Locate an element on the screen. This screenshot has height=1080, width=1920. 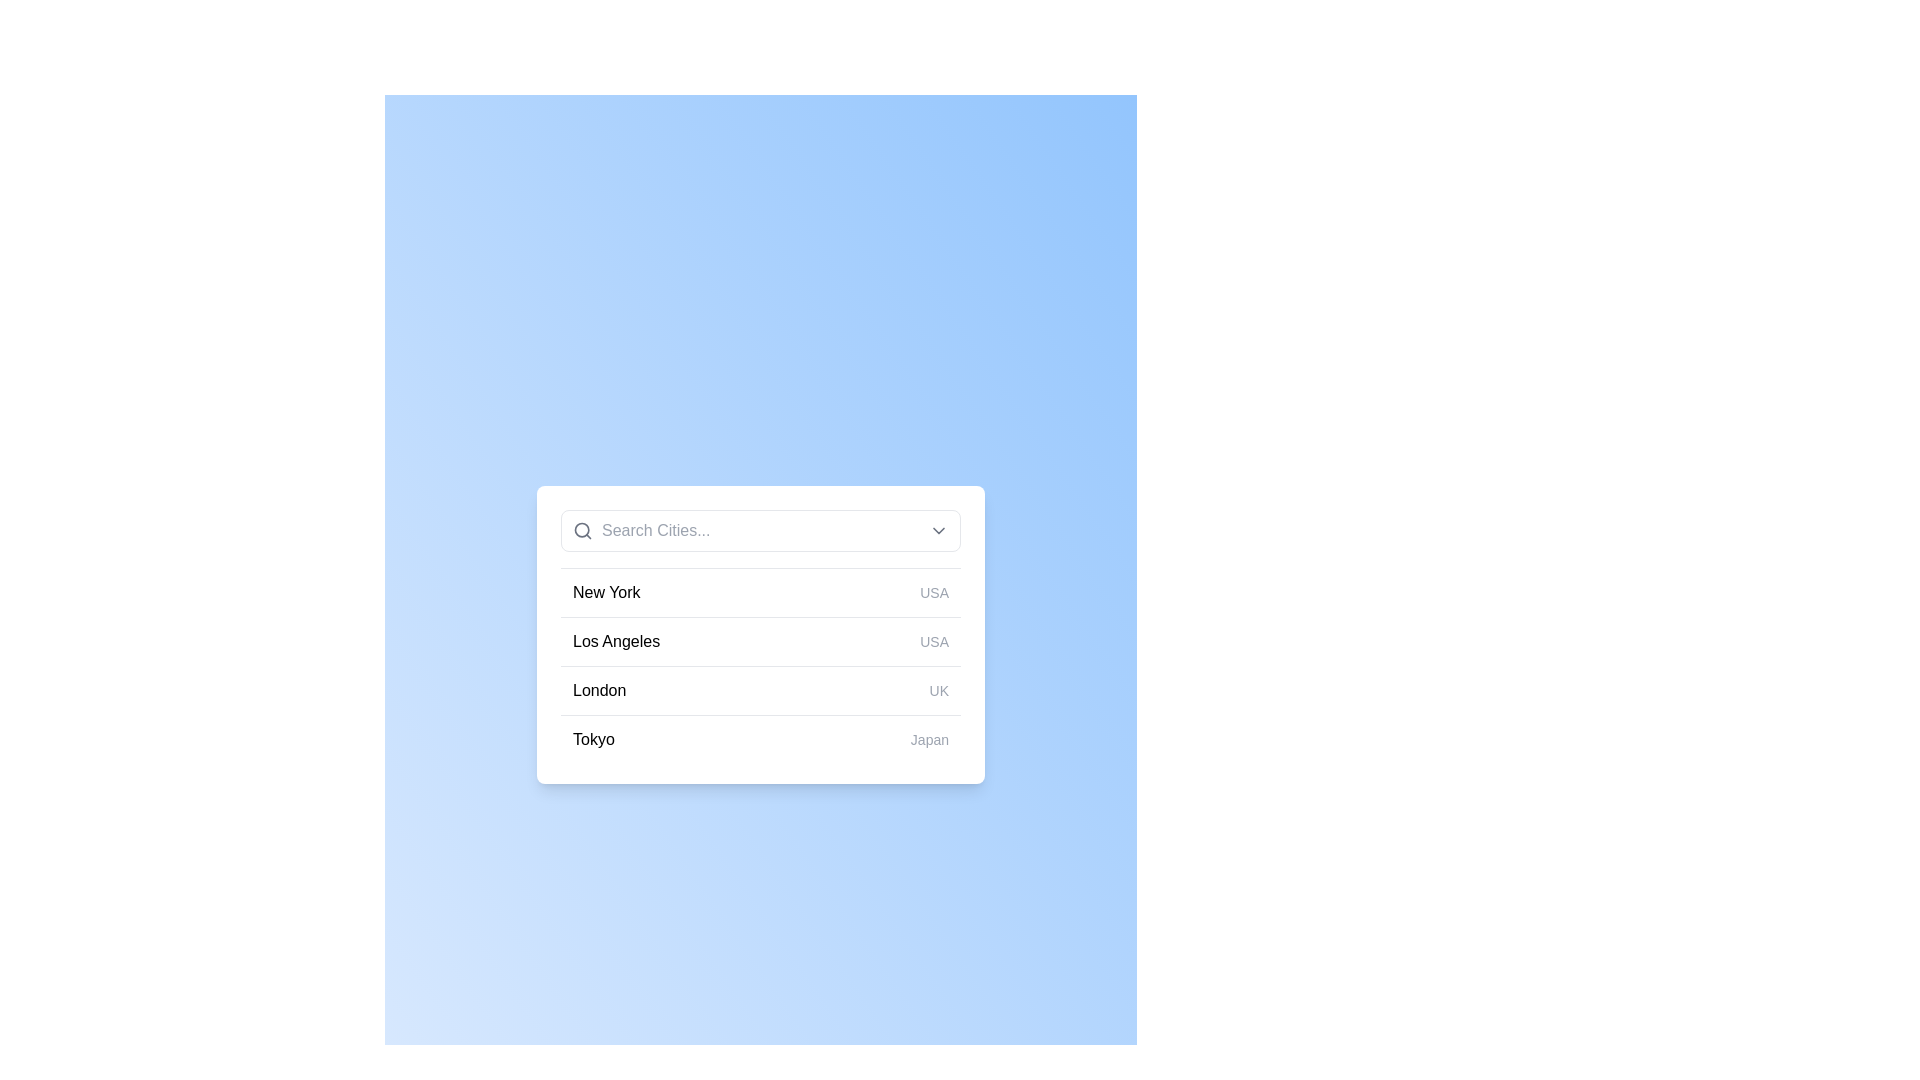
the list item displaying 'Los Angeles' is located at coordinates (760, 635).